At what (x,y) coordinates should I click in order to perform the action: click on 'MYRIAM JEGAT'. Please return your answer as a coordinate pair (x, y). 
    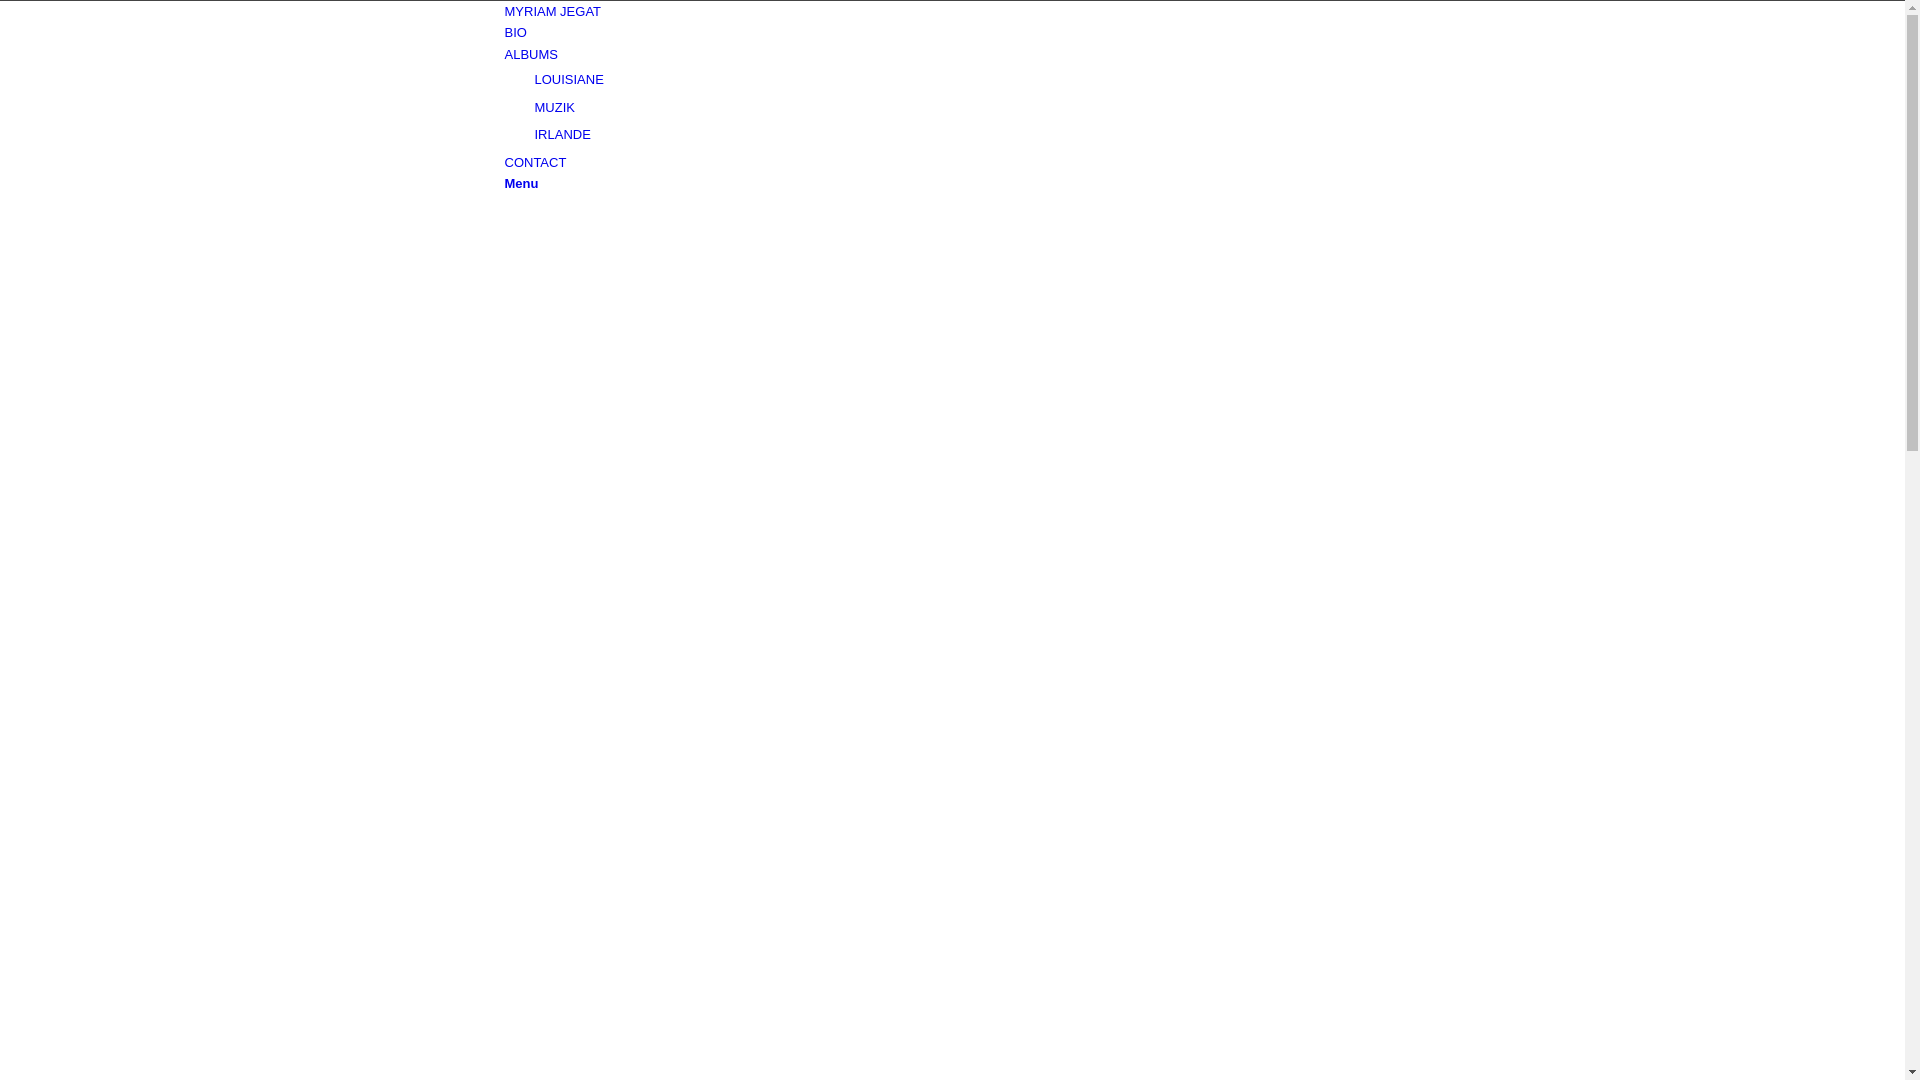
    Looking at the image, I should click on (552, 11).